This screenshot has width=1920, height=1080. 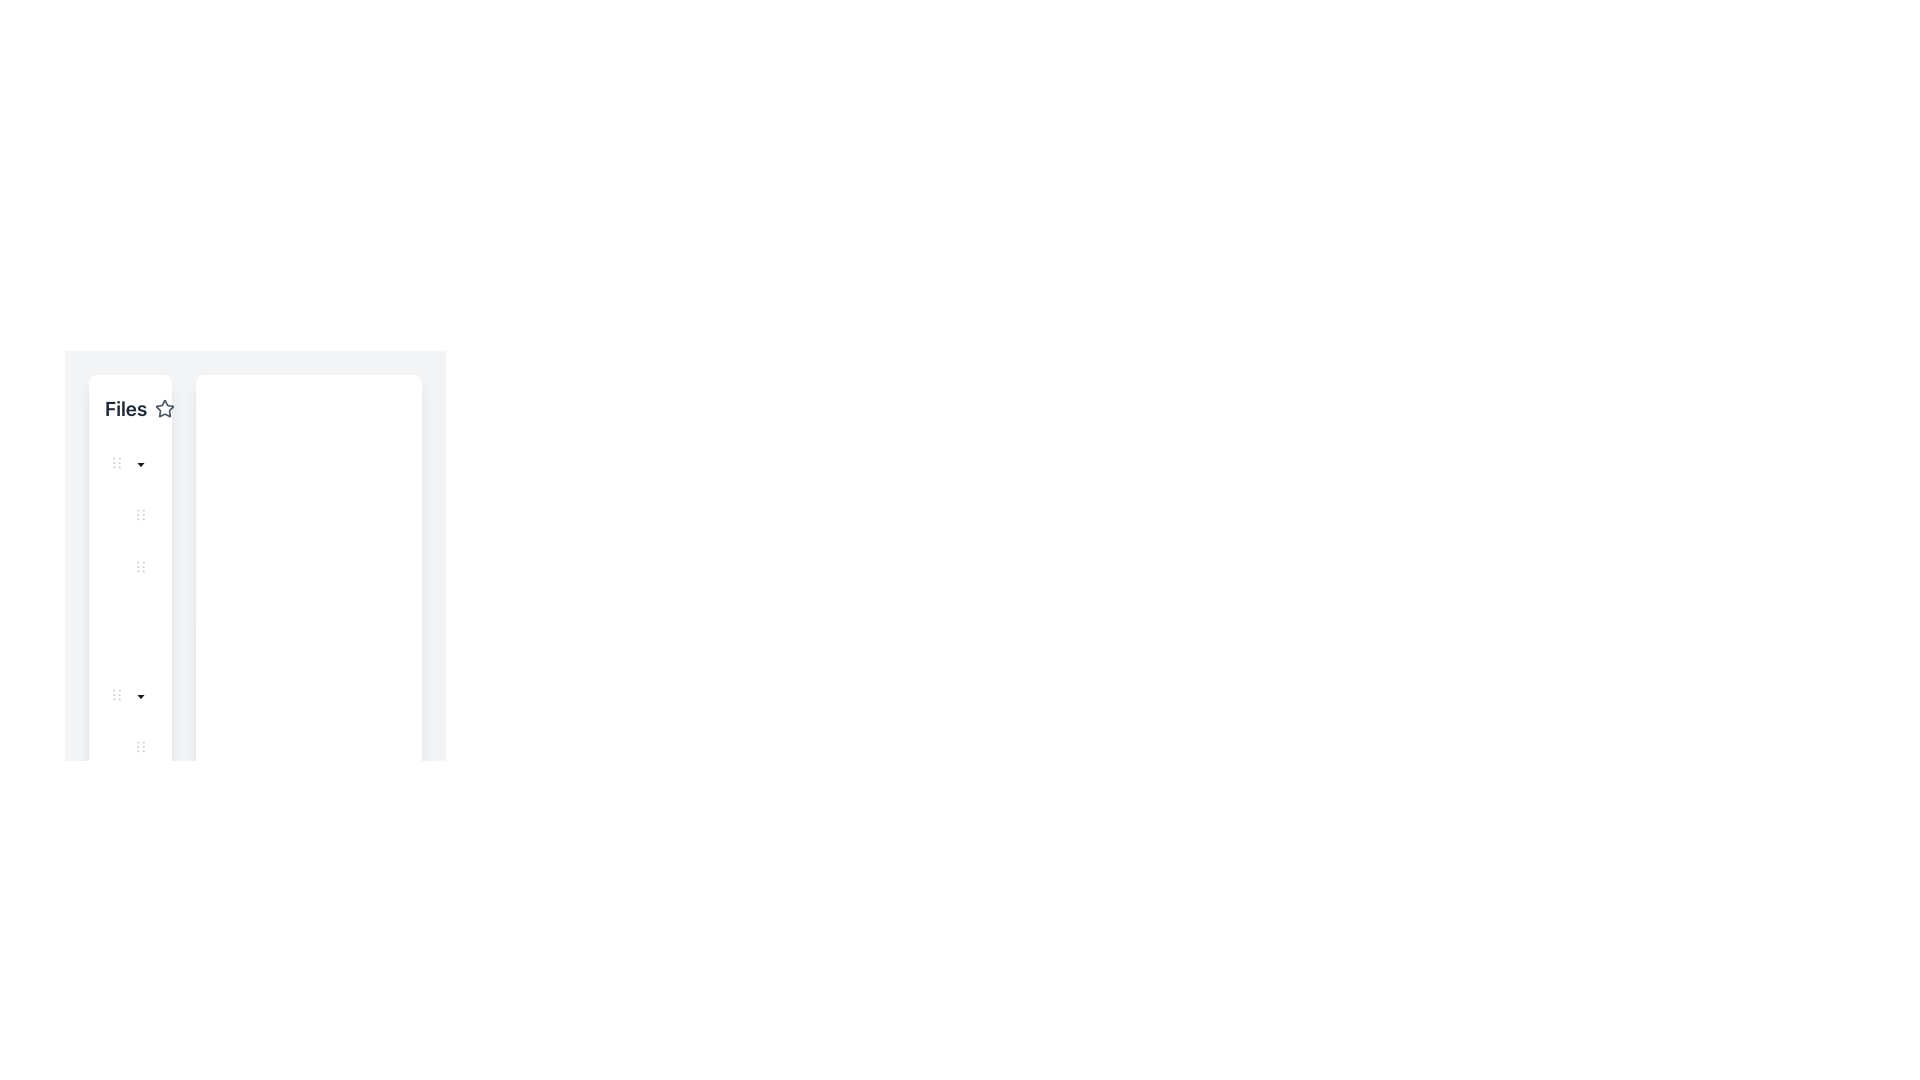 What do you see at coordinates (165, 407) in the screenshot?
I see `the star-shaped icon button located in the sidebar to the right of 'Files'` at bounding box center [165, 407].